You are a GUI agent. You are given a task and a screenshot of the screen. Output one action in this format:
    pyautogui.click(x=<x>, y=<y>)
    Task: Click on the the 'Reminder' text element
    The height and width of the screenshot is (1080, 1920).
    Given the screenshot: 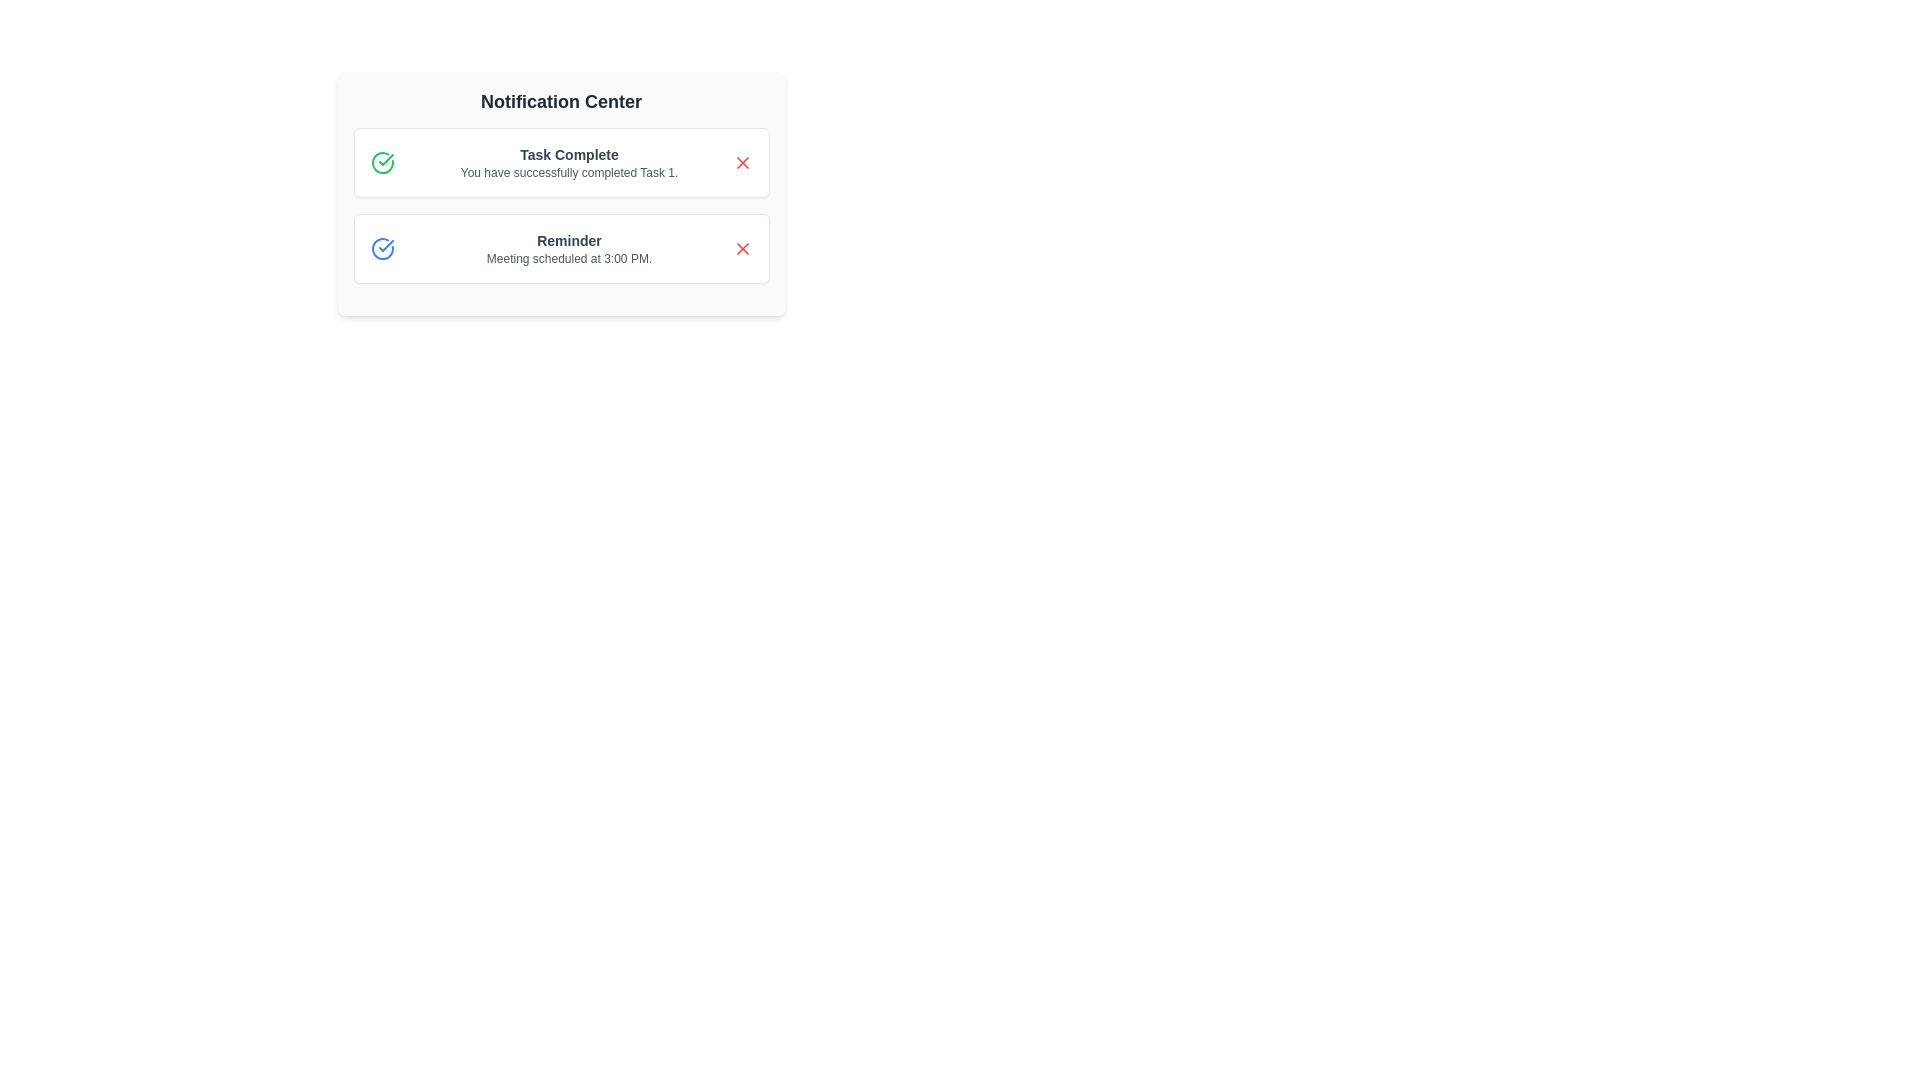 What is the action you would take?
    pyautogui.click(x=568, y=239)
    